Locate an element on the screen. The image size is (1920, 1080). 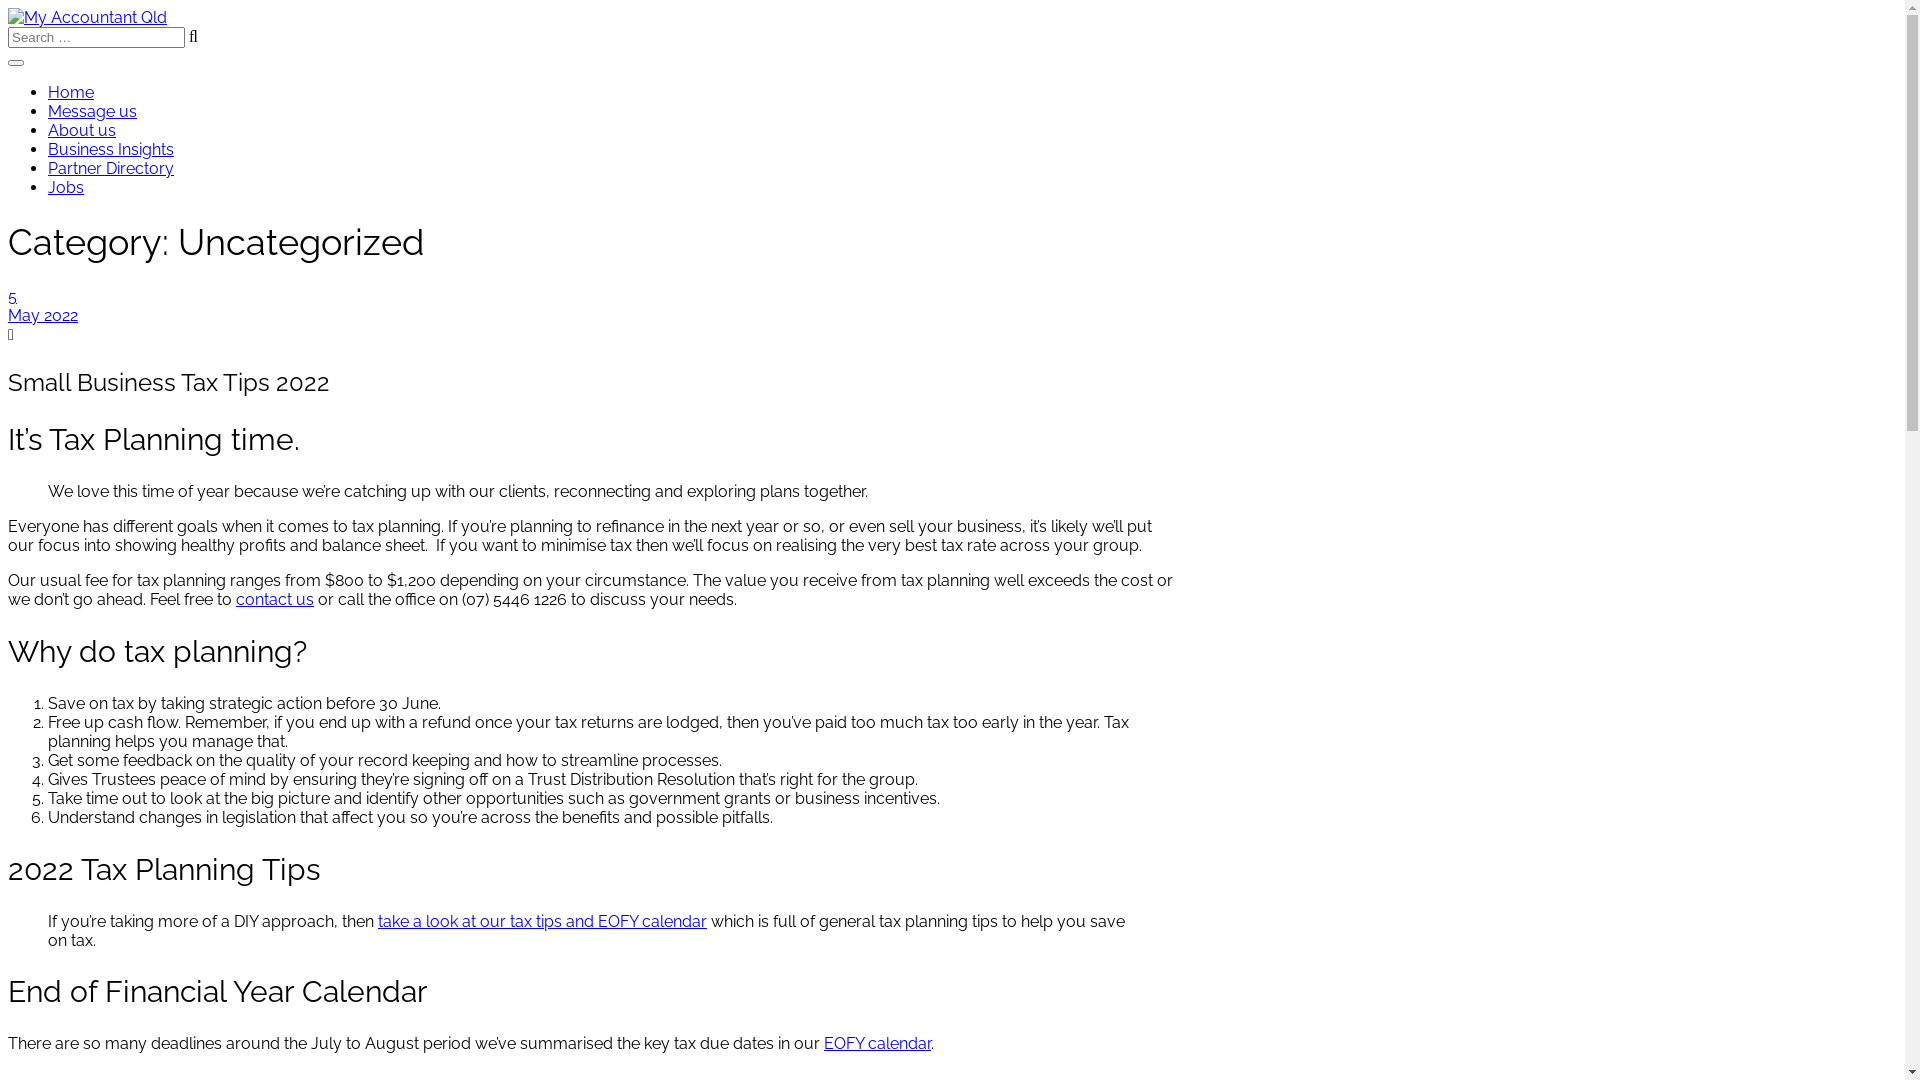
'My Accountant Qld' is located at coordinates (86, 17).